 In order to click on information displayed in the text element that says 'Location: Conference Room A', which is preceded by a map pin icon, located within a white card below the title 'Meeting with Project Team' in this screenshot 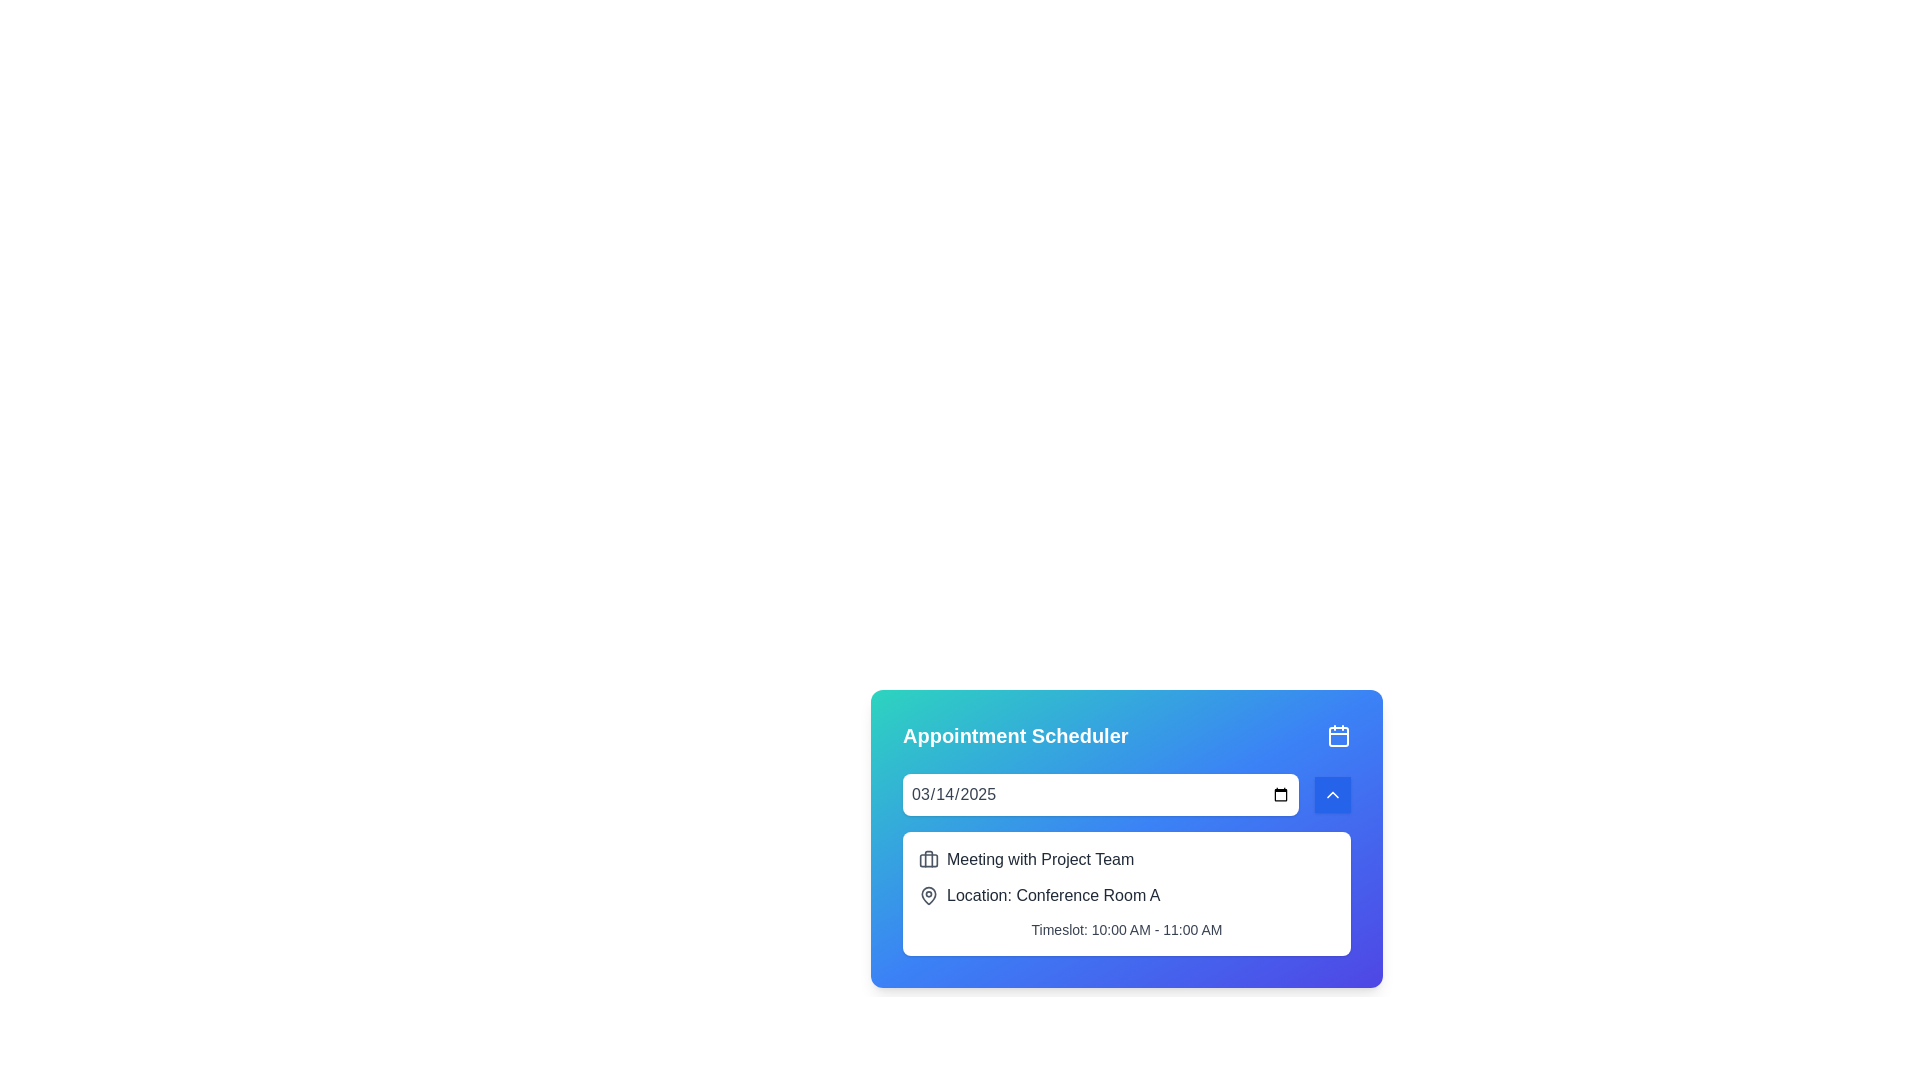, I will do `click(1127, 894)`.